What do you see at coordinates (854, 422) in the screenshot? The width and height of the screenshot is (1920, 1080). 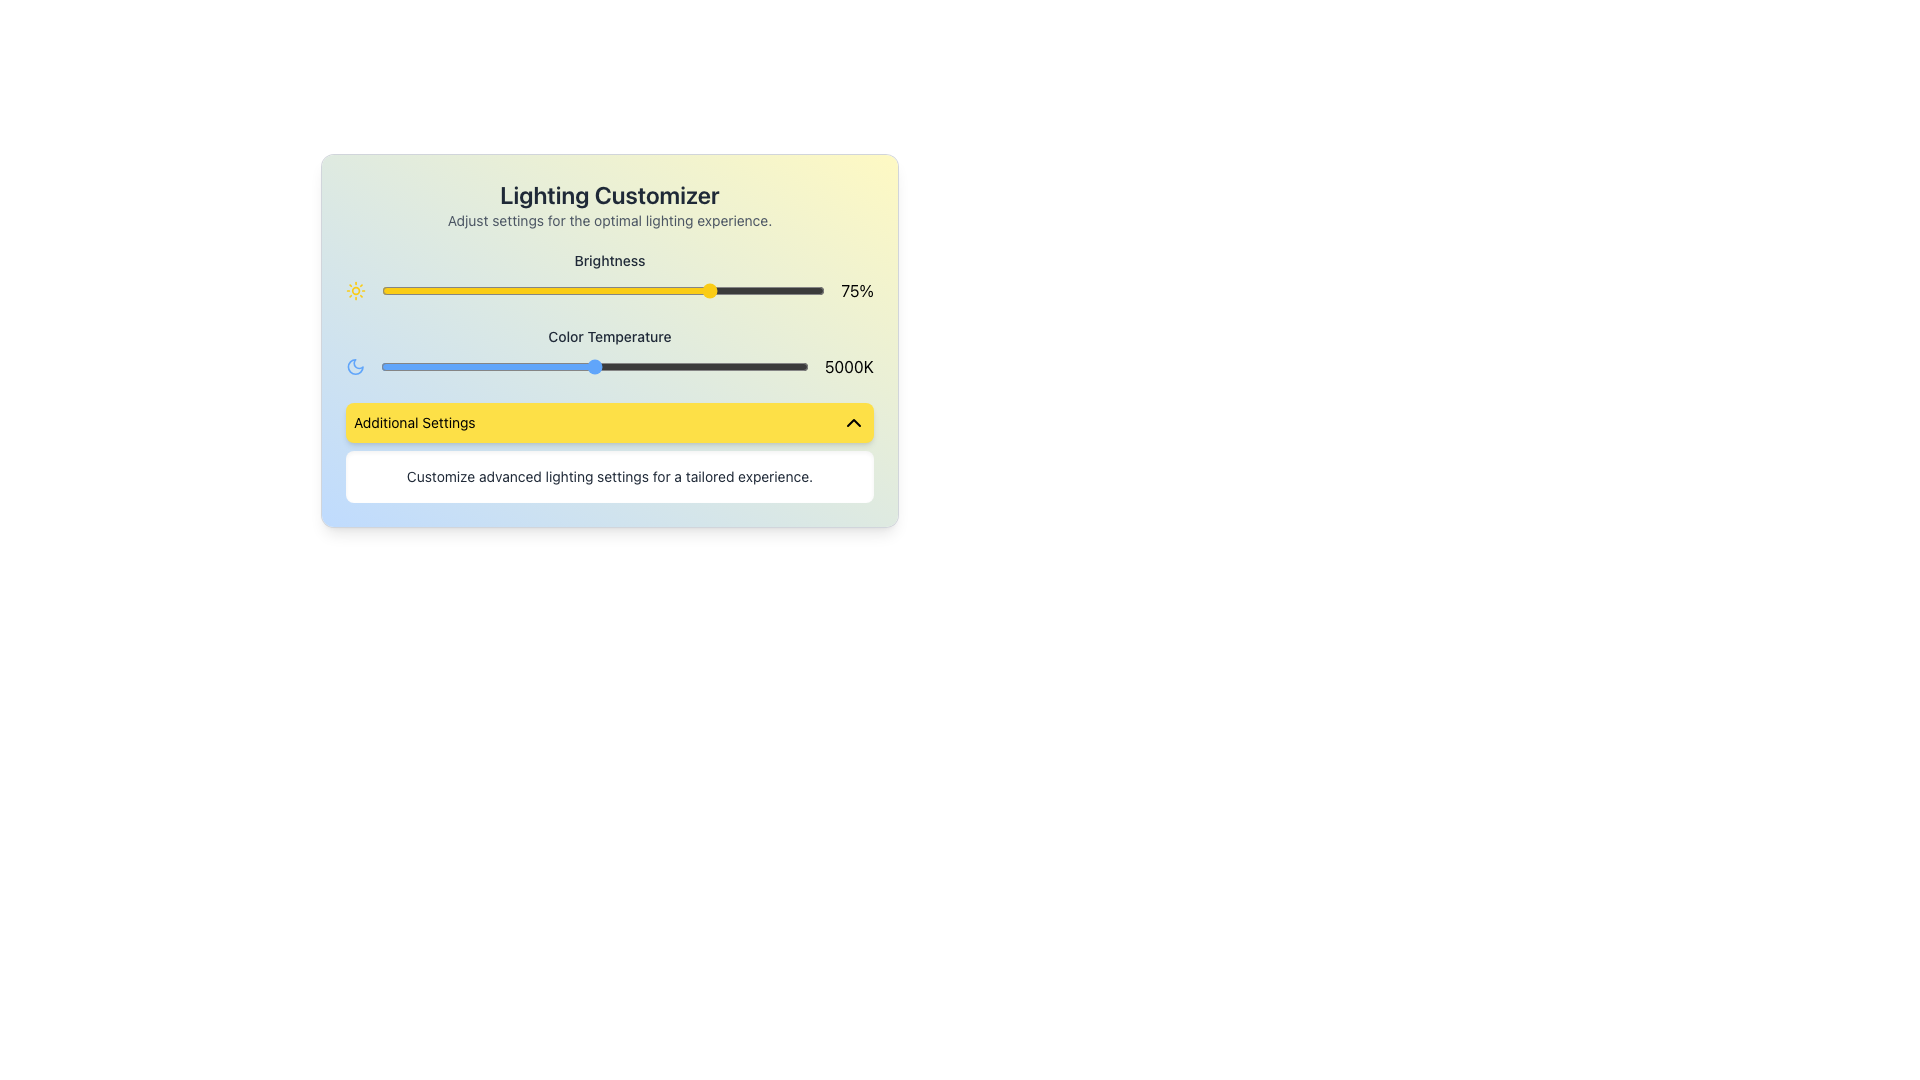 I see `the chevron-up icon with a black outline on a yellow background, located at the right end inside the 'Additional Settings' button` at bounding box center [854, 422].